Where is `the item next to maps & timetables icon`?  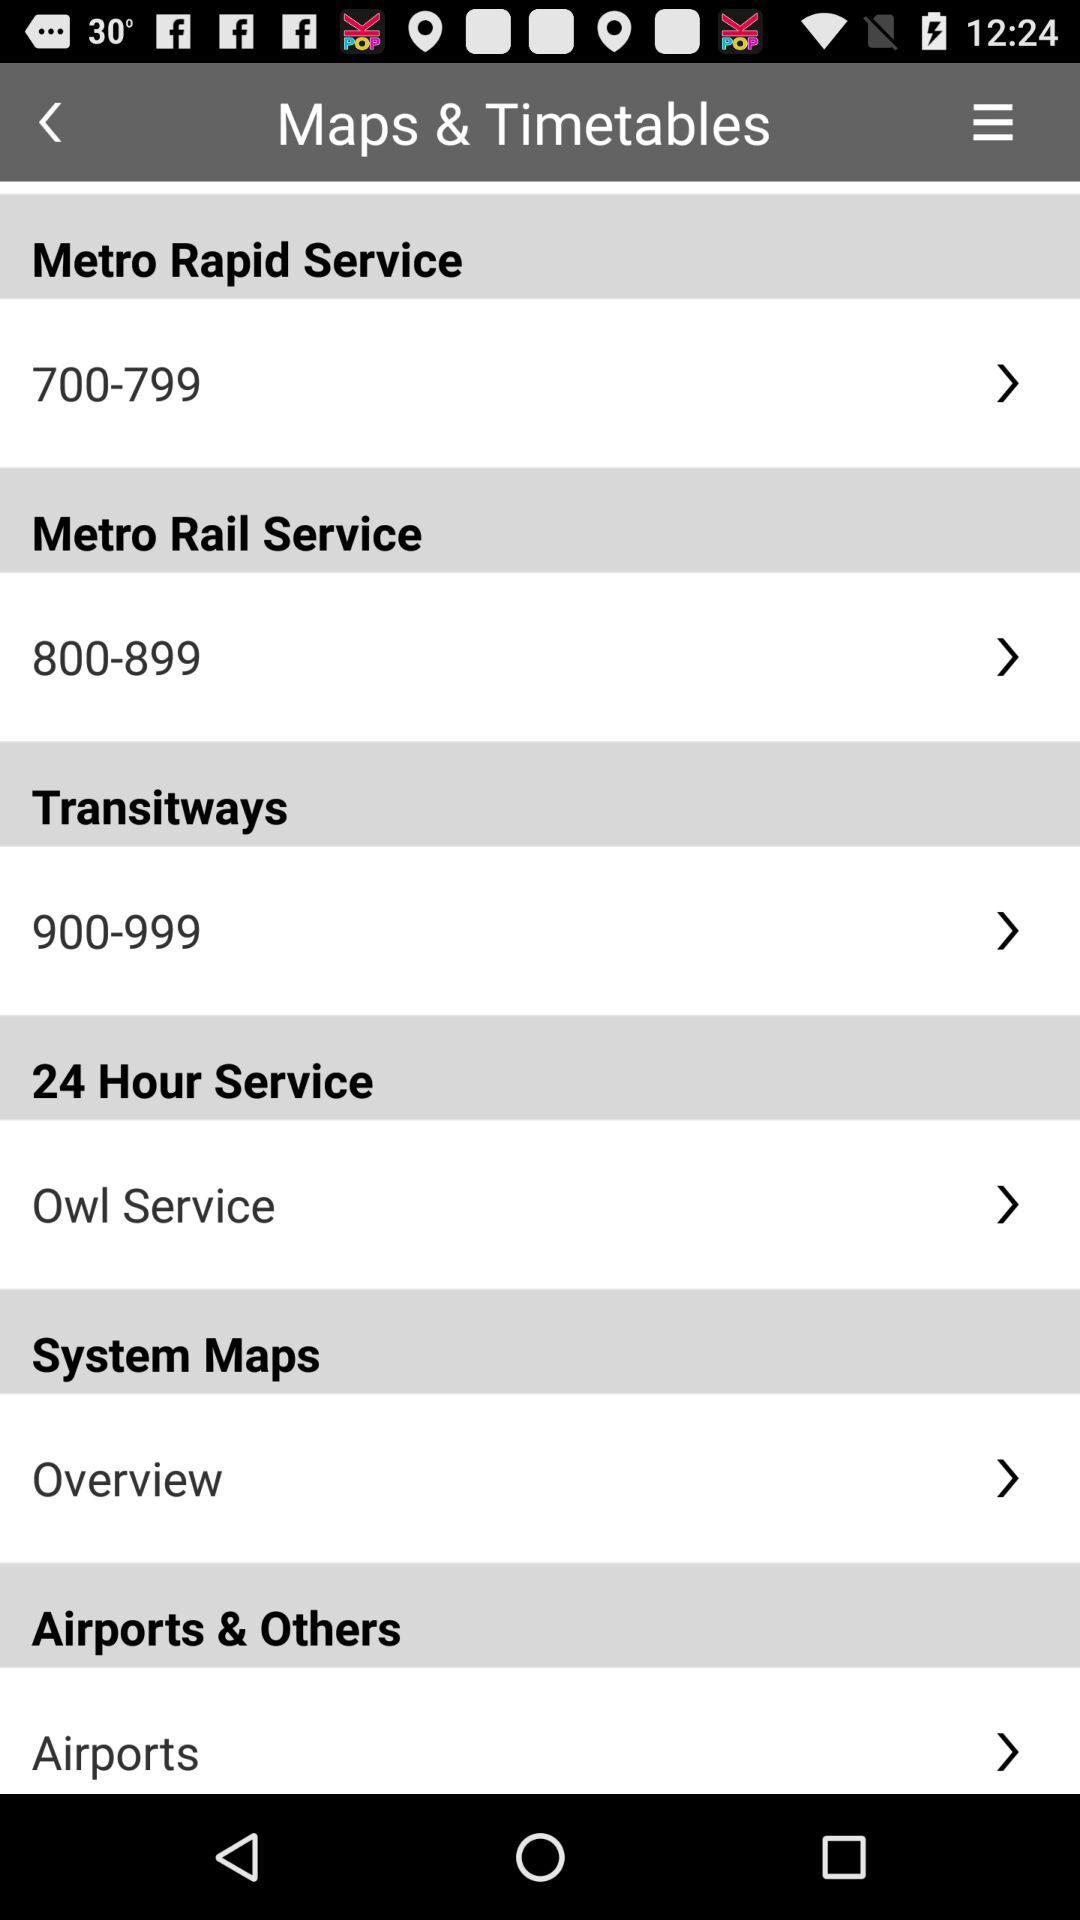 the item next to maps & timetables icon is located at coordinates (48, 121).